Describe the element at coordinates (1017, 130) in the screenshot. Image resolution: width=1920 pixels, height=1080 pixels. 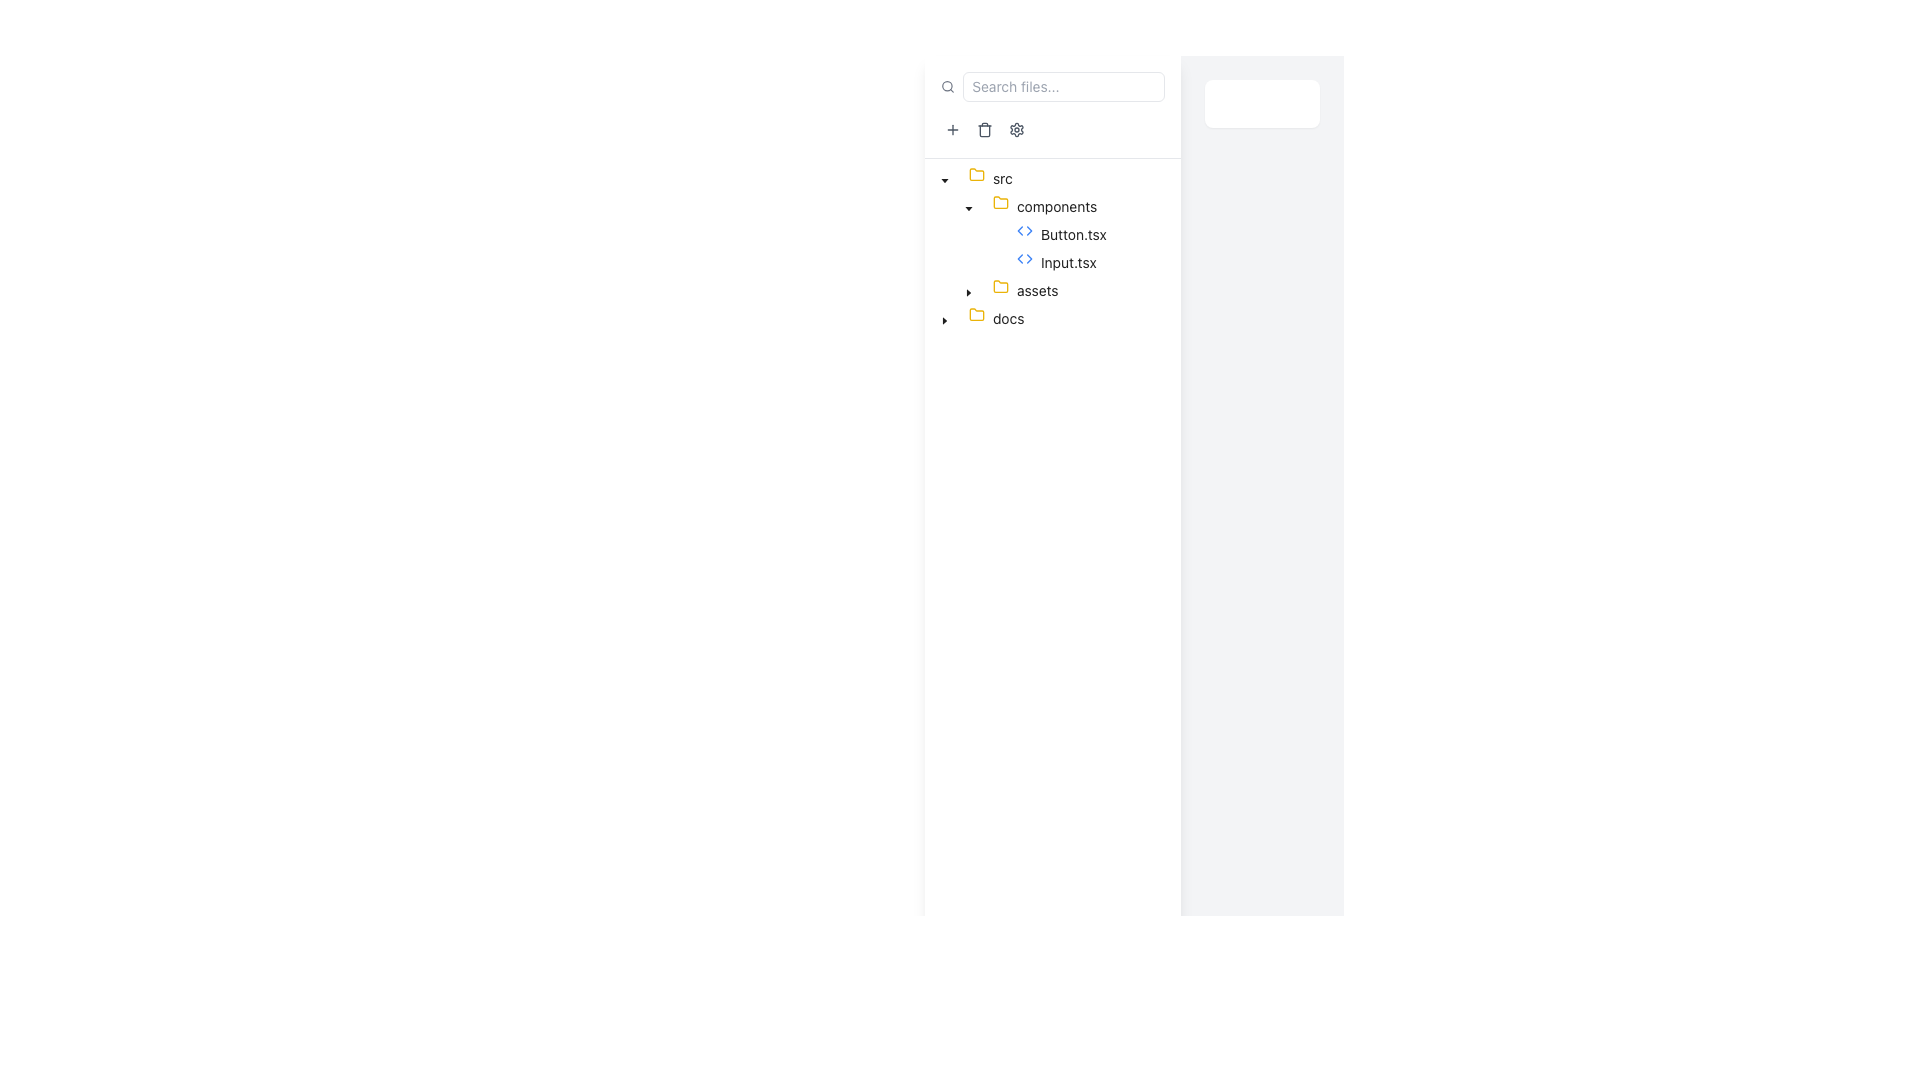
I see `the settings icon located at the top-left panel of the interface, near the search bar` at that location.